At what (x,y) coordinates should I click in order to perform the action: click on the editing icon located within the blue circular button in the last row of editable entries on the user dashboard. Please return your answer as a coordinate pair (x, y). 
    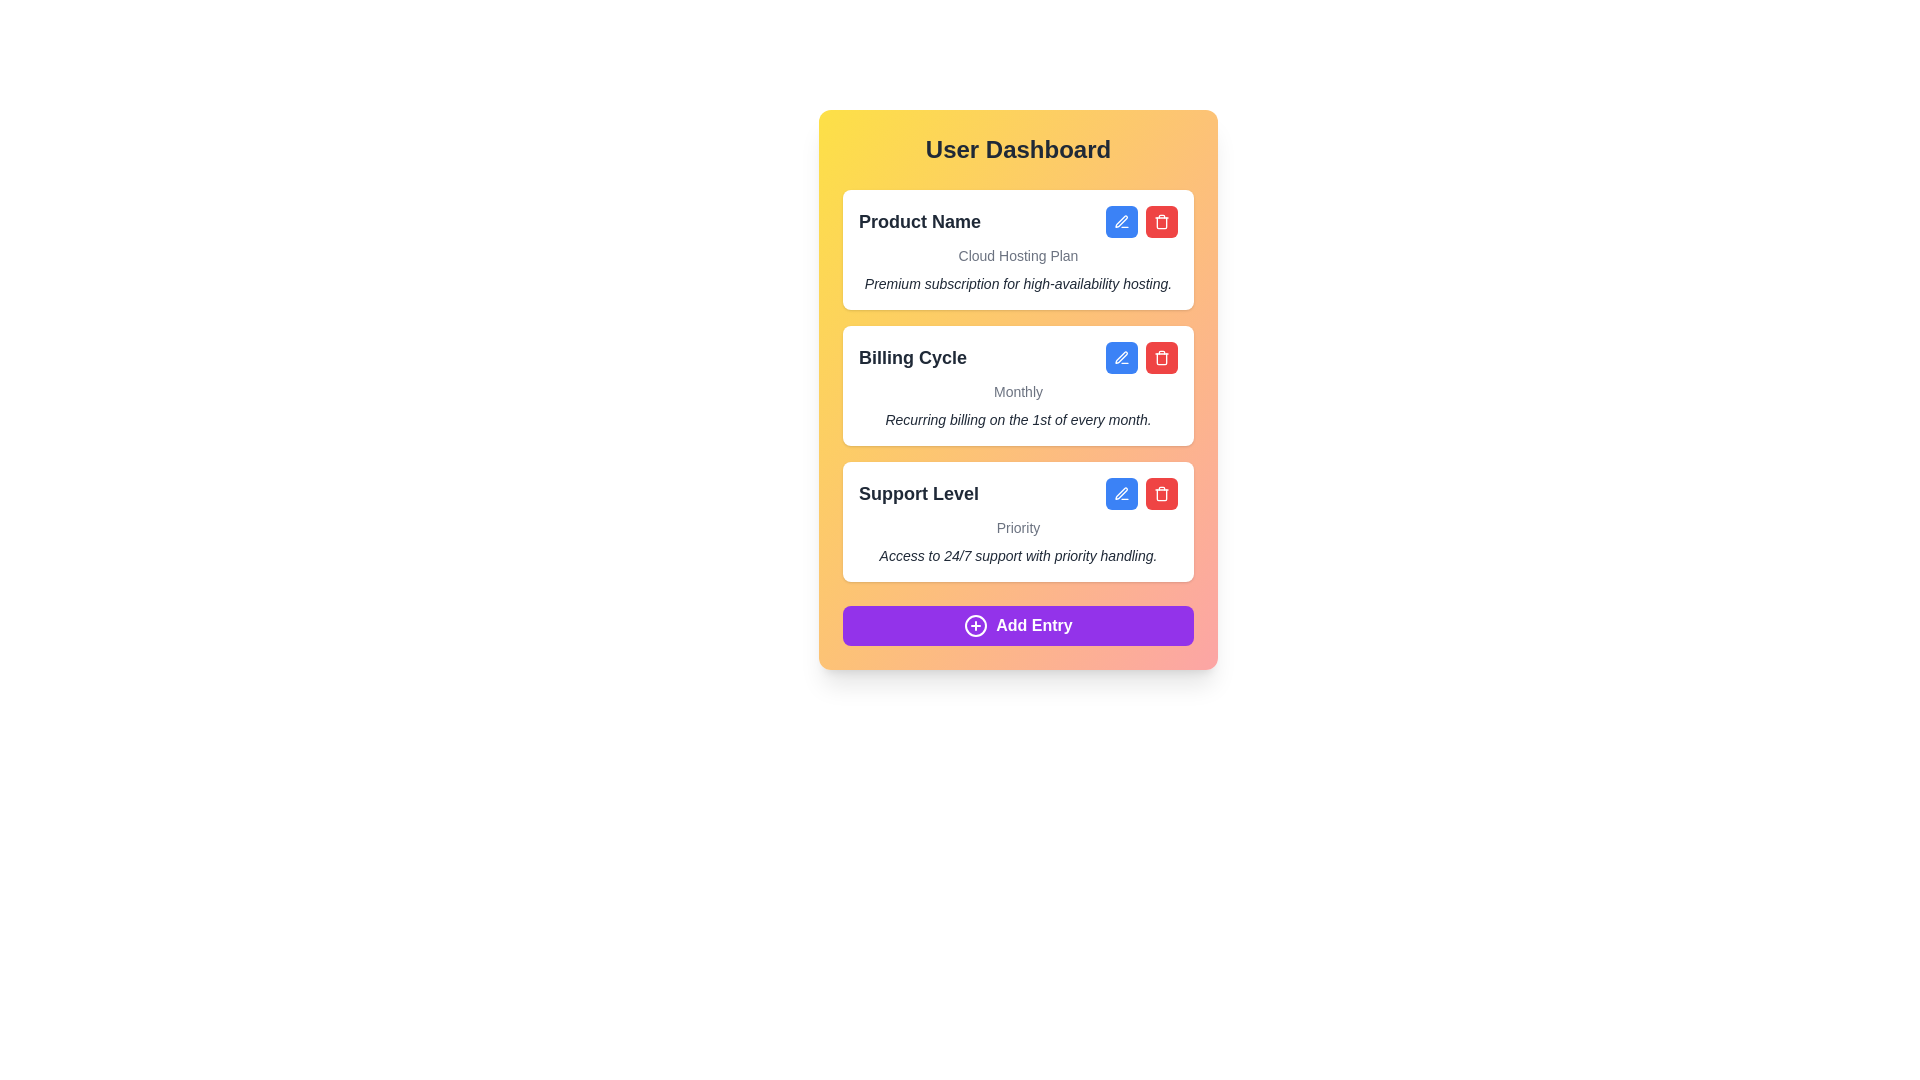
    Looking at the image, I should click on (1122, 493).